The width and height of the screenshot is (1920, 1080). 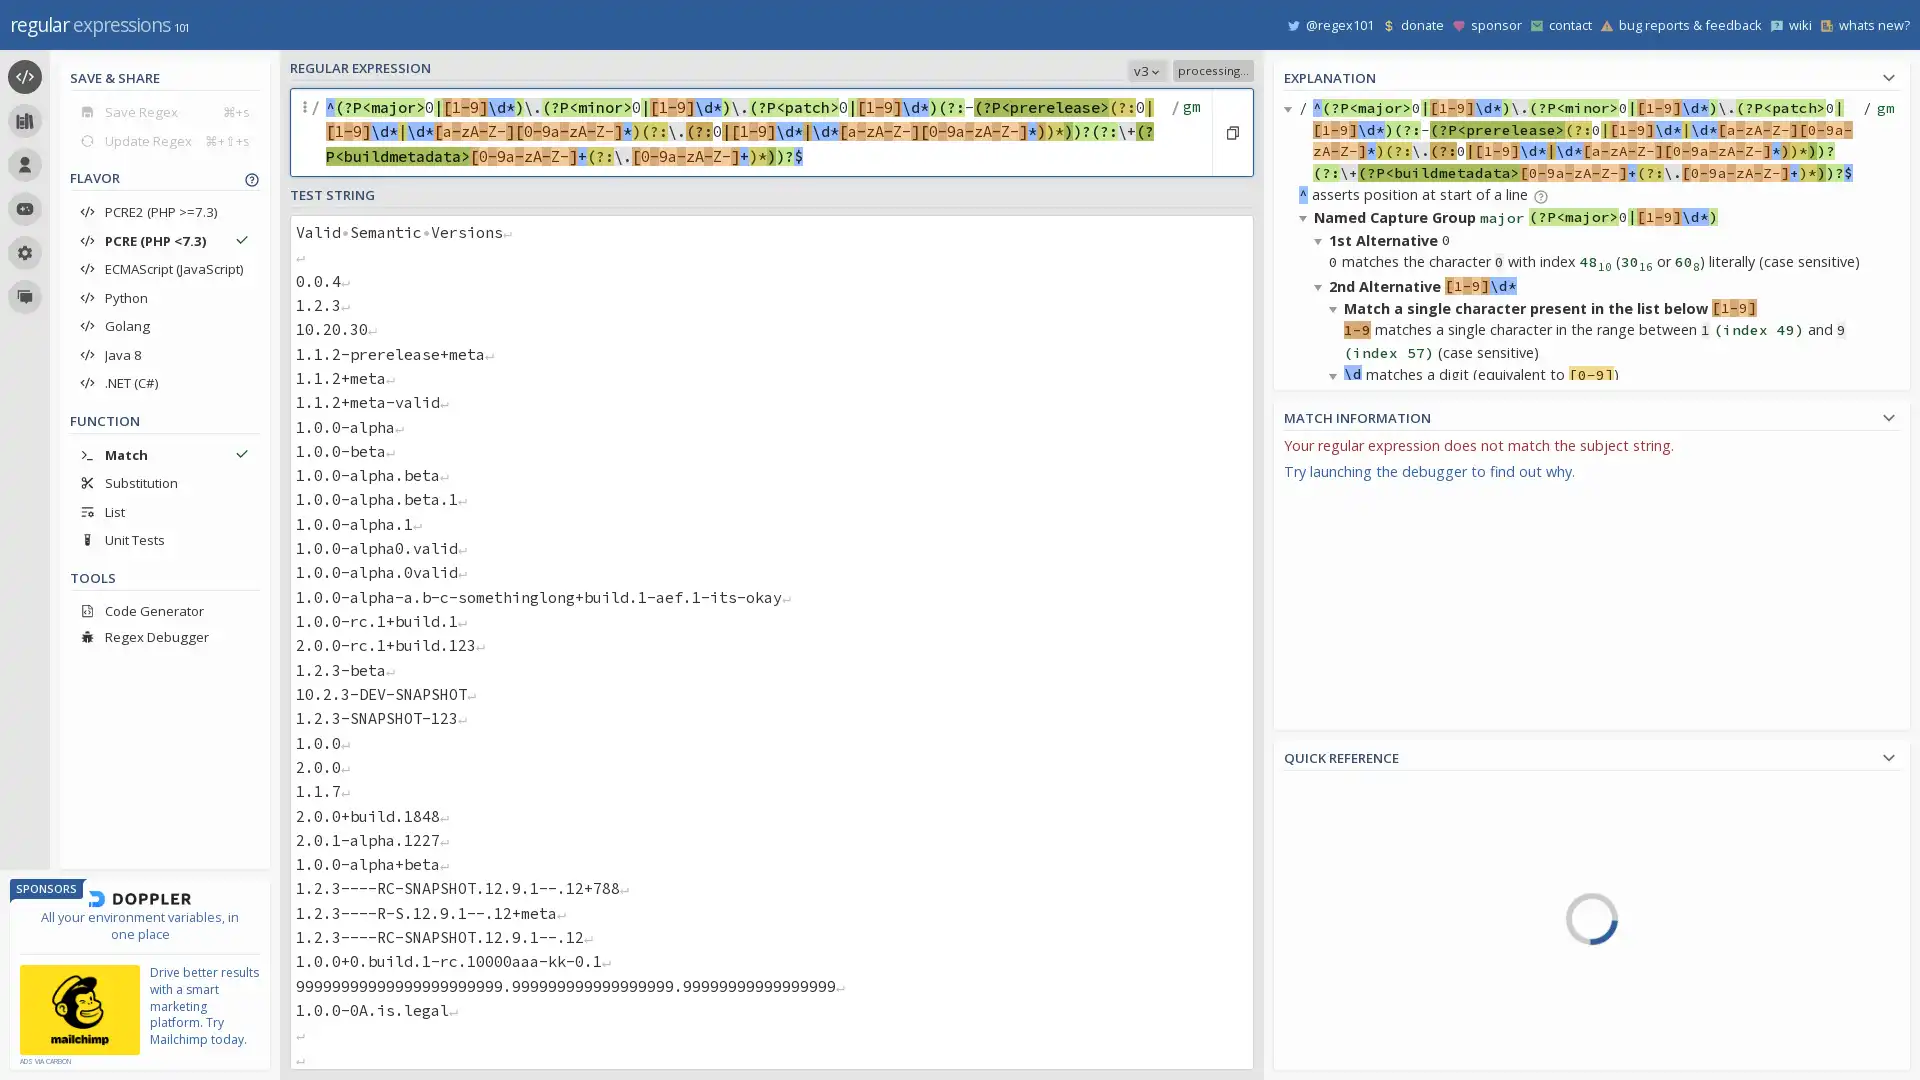 I want to click on ECMAScript (JavaScript), so click(x=164, y=268).